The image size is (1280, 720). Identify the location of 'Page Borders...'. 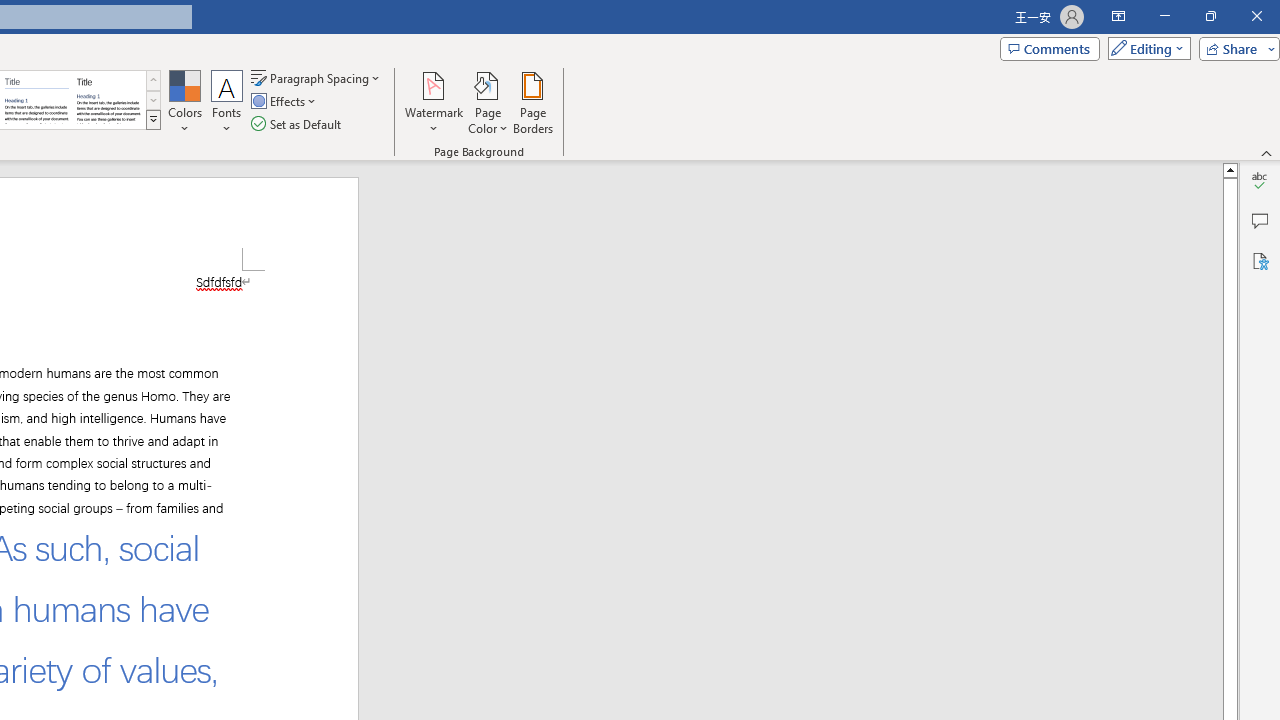
(533, 103).